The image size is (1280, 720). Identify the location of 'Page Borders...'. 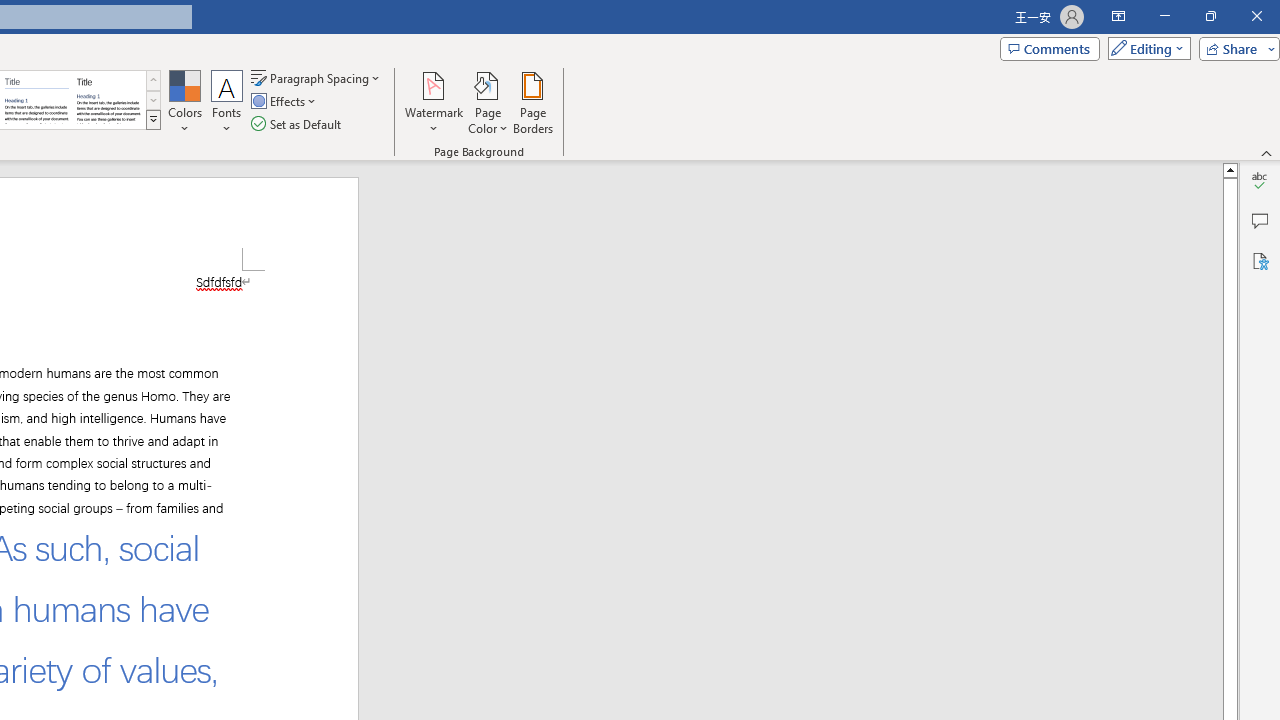
(533, 103).